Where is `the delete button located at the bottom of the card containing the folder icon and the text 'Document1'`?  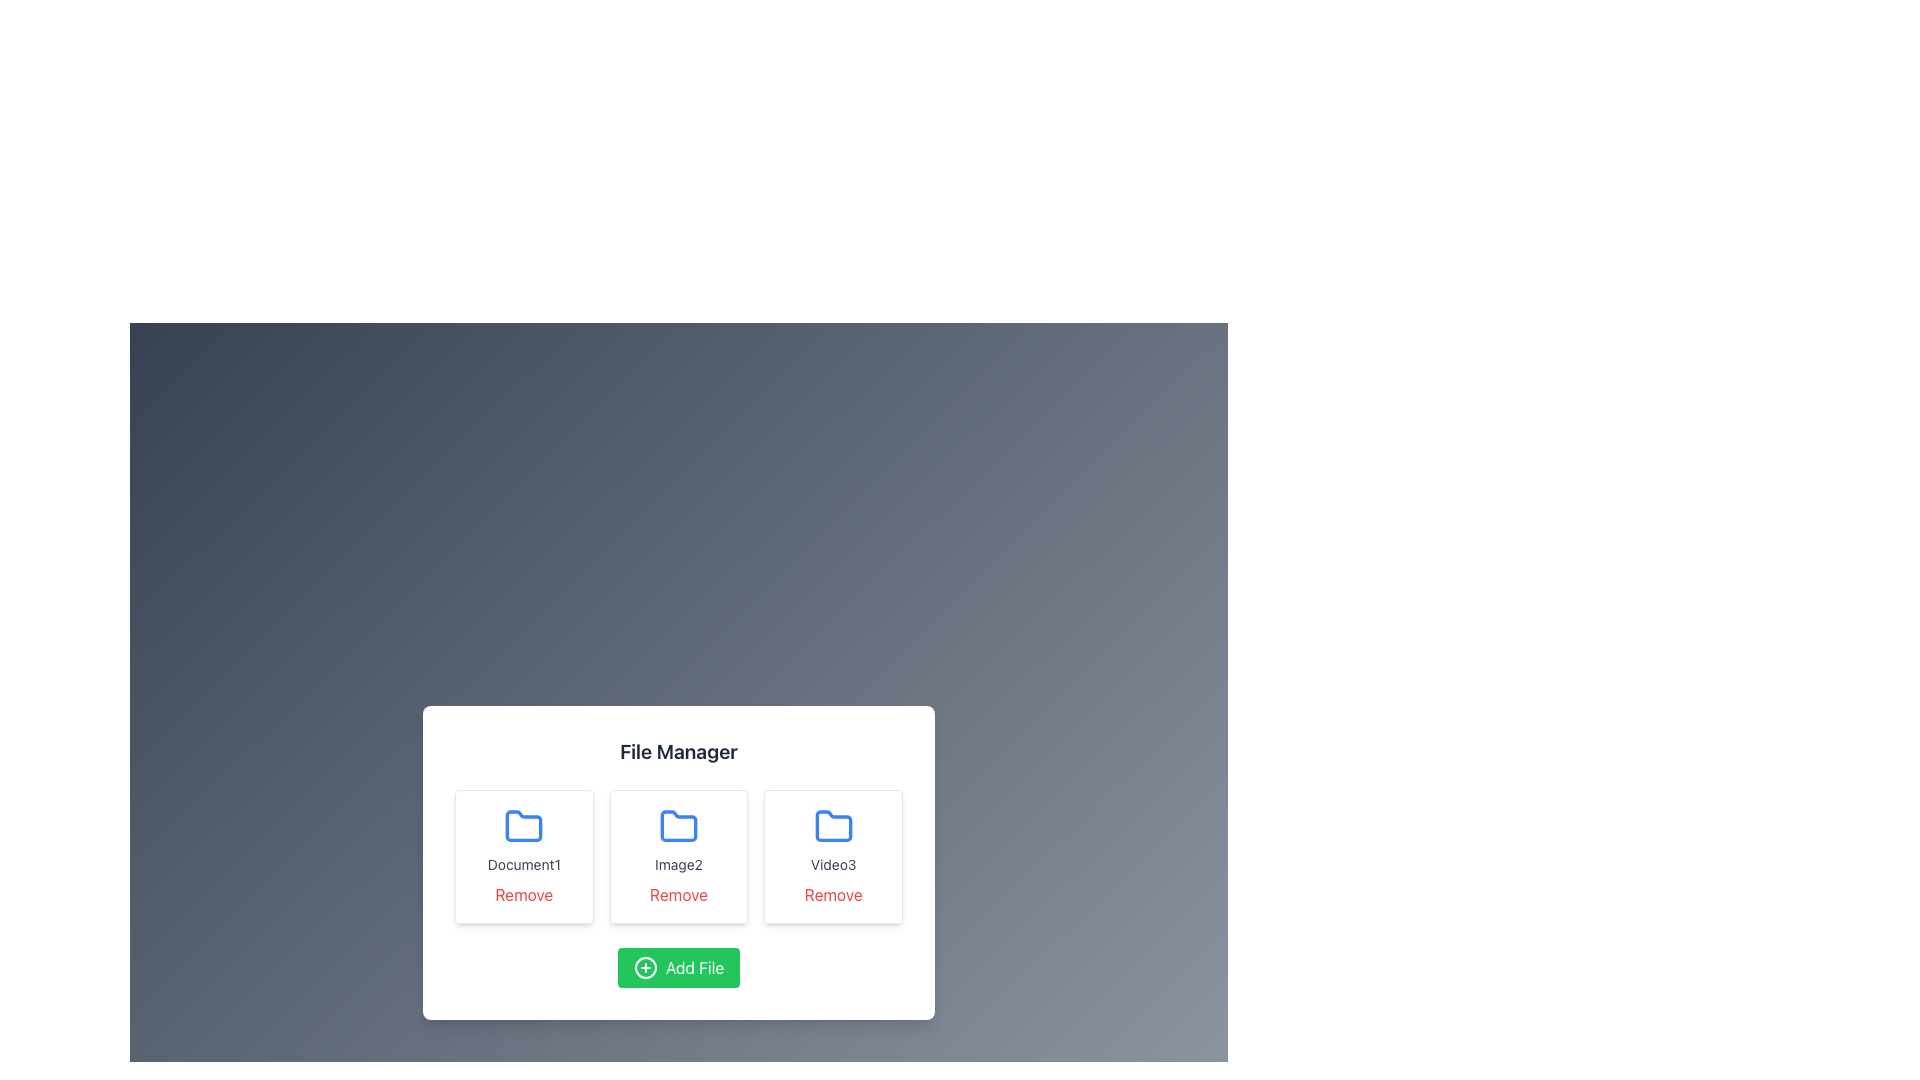
the delete button located at the bottom of the card containing the folder icon and the text 'Document1' is located at coordinates (524, 893).